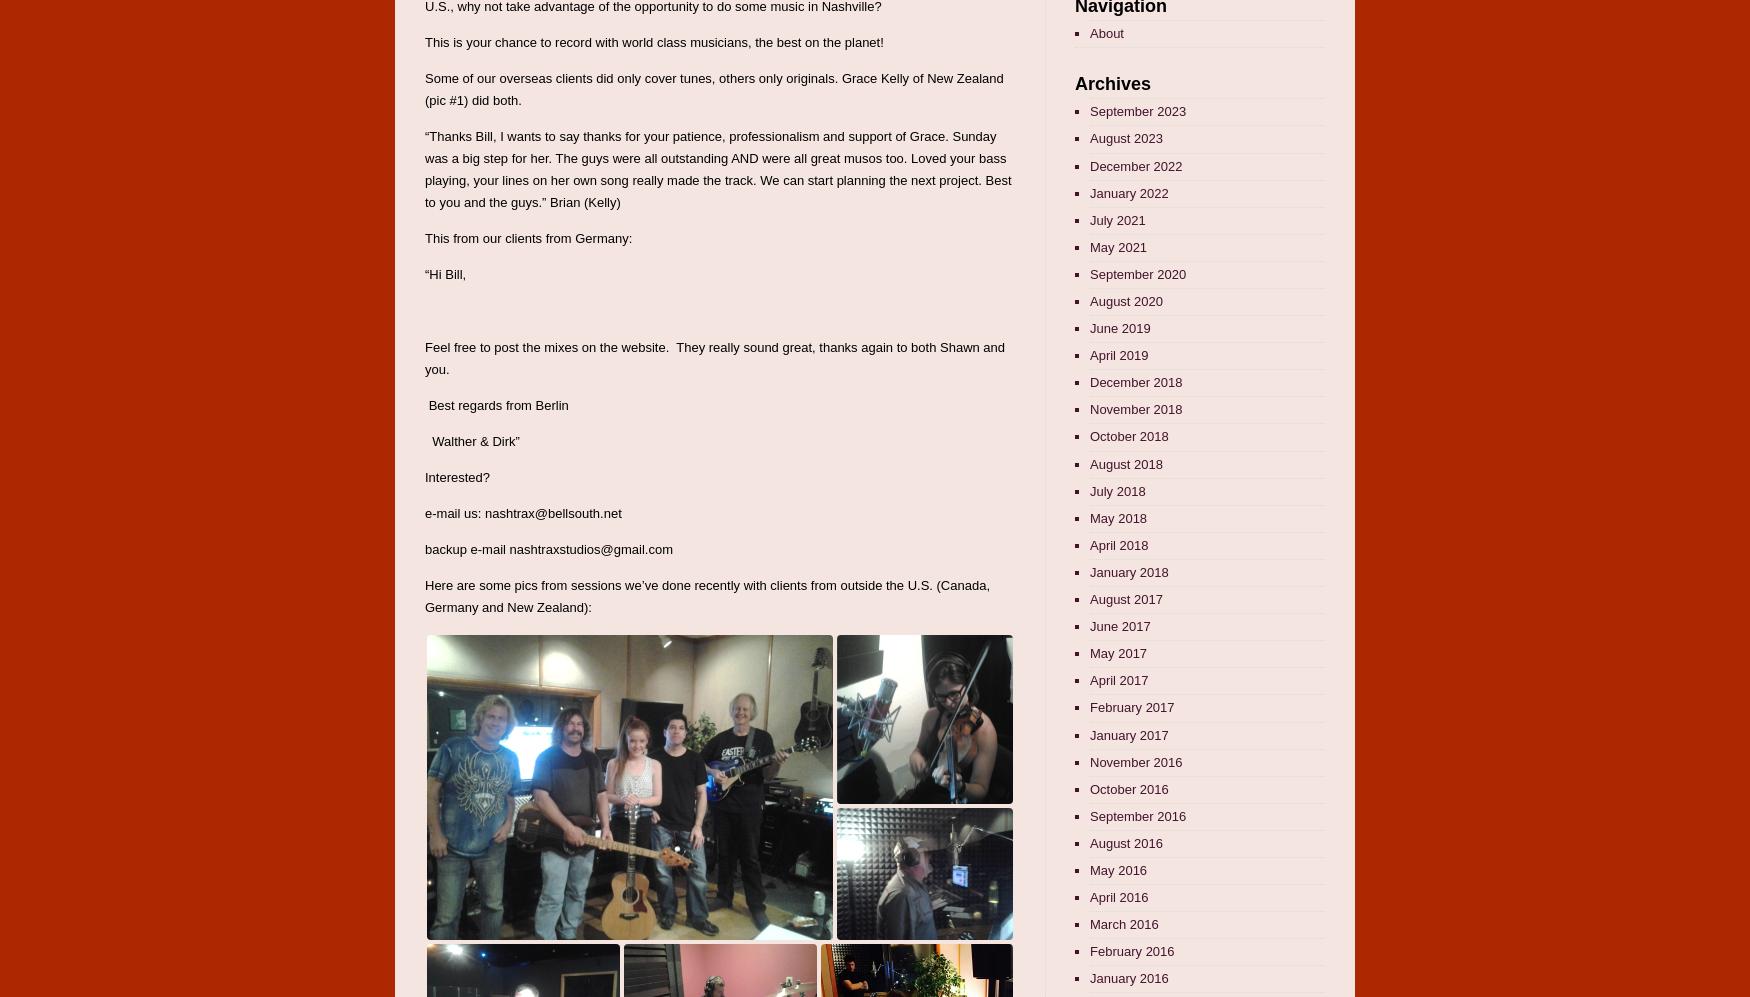 Image resolution: width=1750 pixels, height=997 pixels. I want to click on 'May 2021', so click(1118, 245).